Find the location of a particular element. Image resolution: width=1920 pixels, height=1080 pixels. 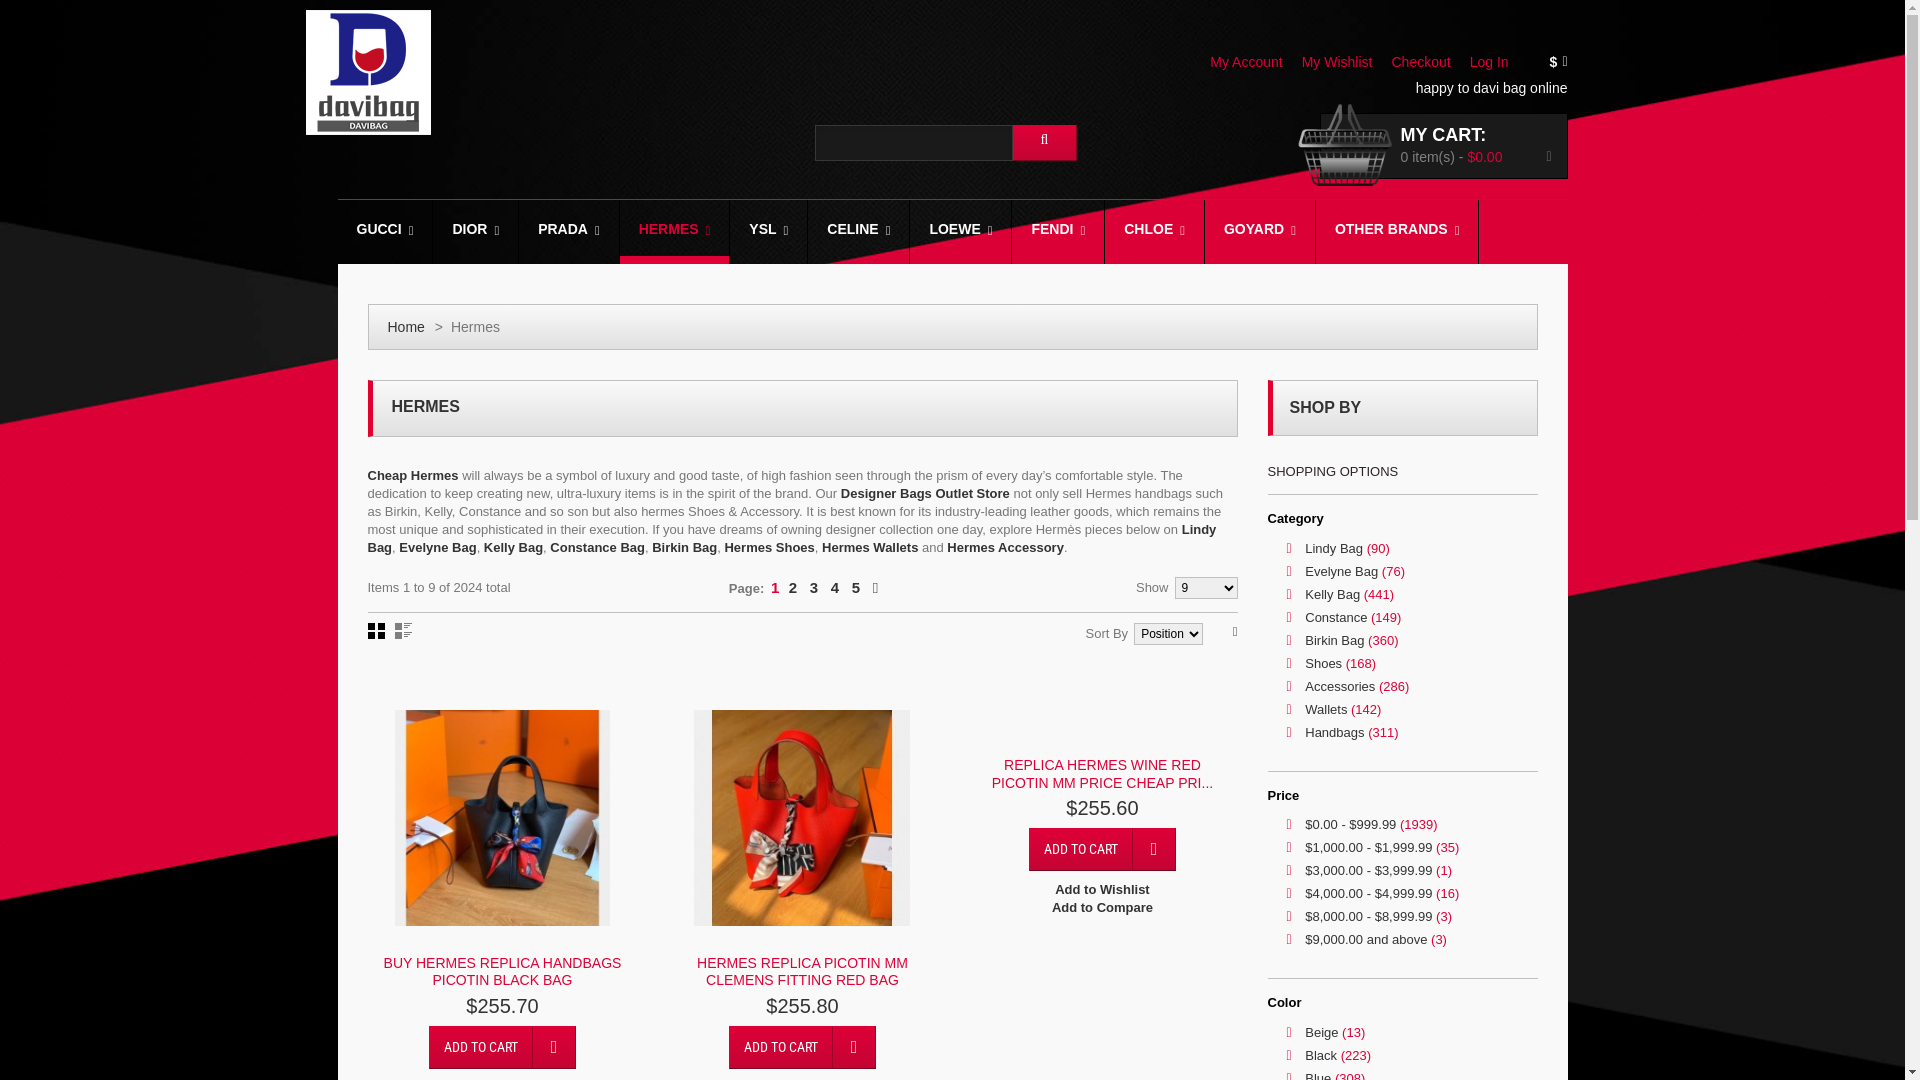

'List' is located at coordinates (393, 631).